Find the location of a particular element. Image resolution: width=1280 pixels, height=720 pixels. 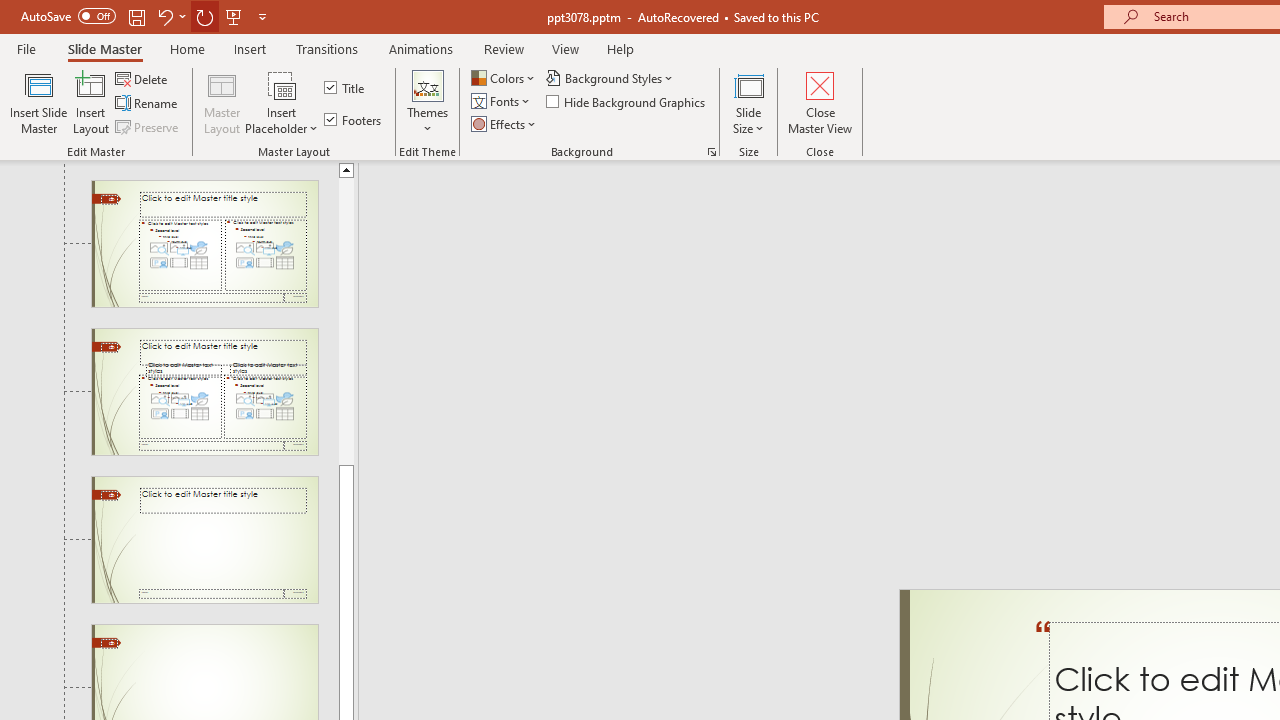

'Slide Title Only Layout: used by no slides' is located at coordinates (204, 540).